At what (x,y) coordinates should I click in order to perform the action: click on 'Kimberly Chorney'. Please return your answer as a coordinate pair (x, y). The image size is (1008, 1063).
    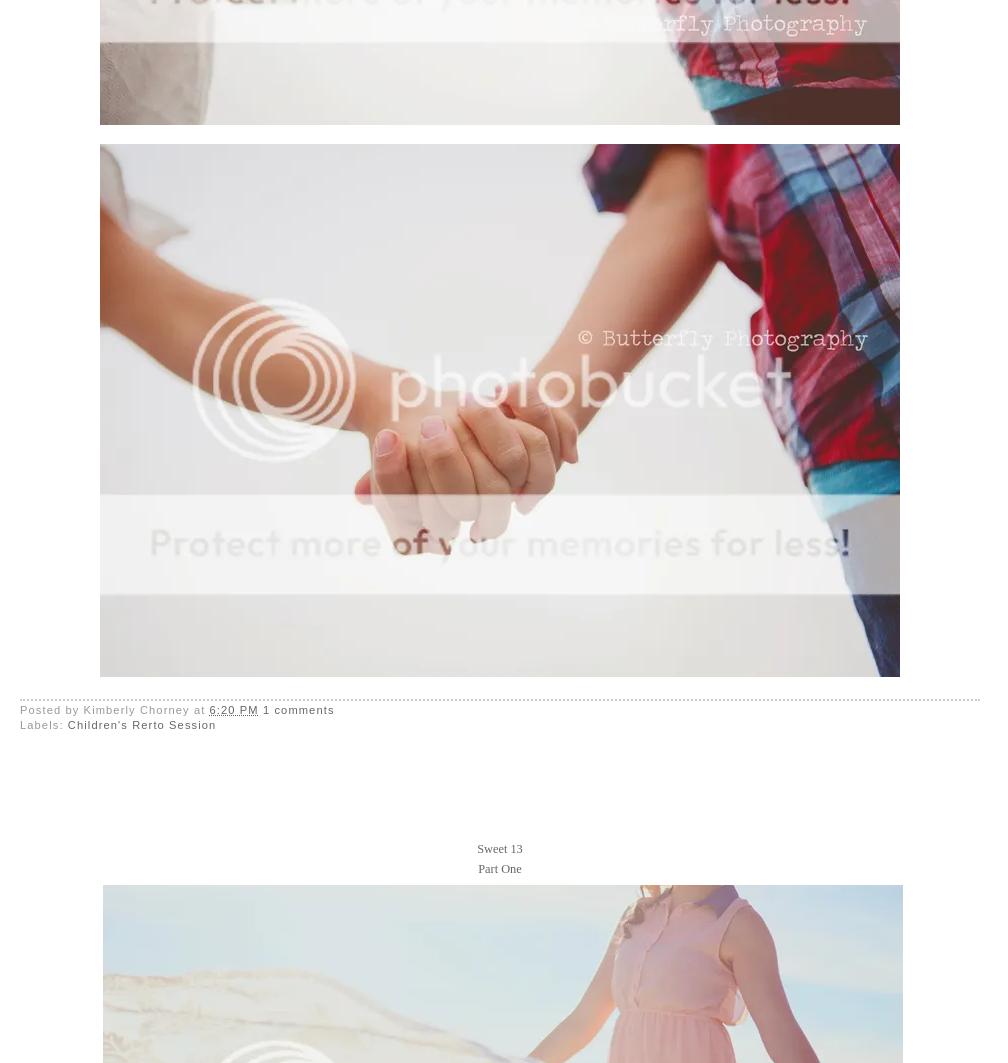
    Looking at the image, I should click on (135, 708).